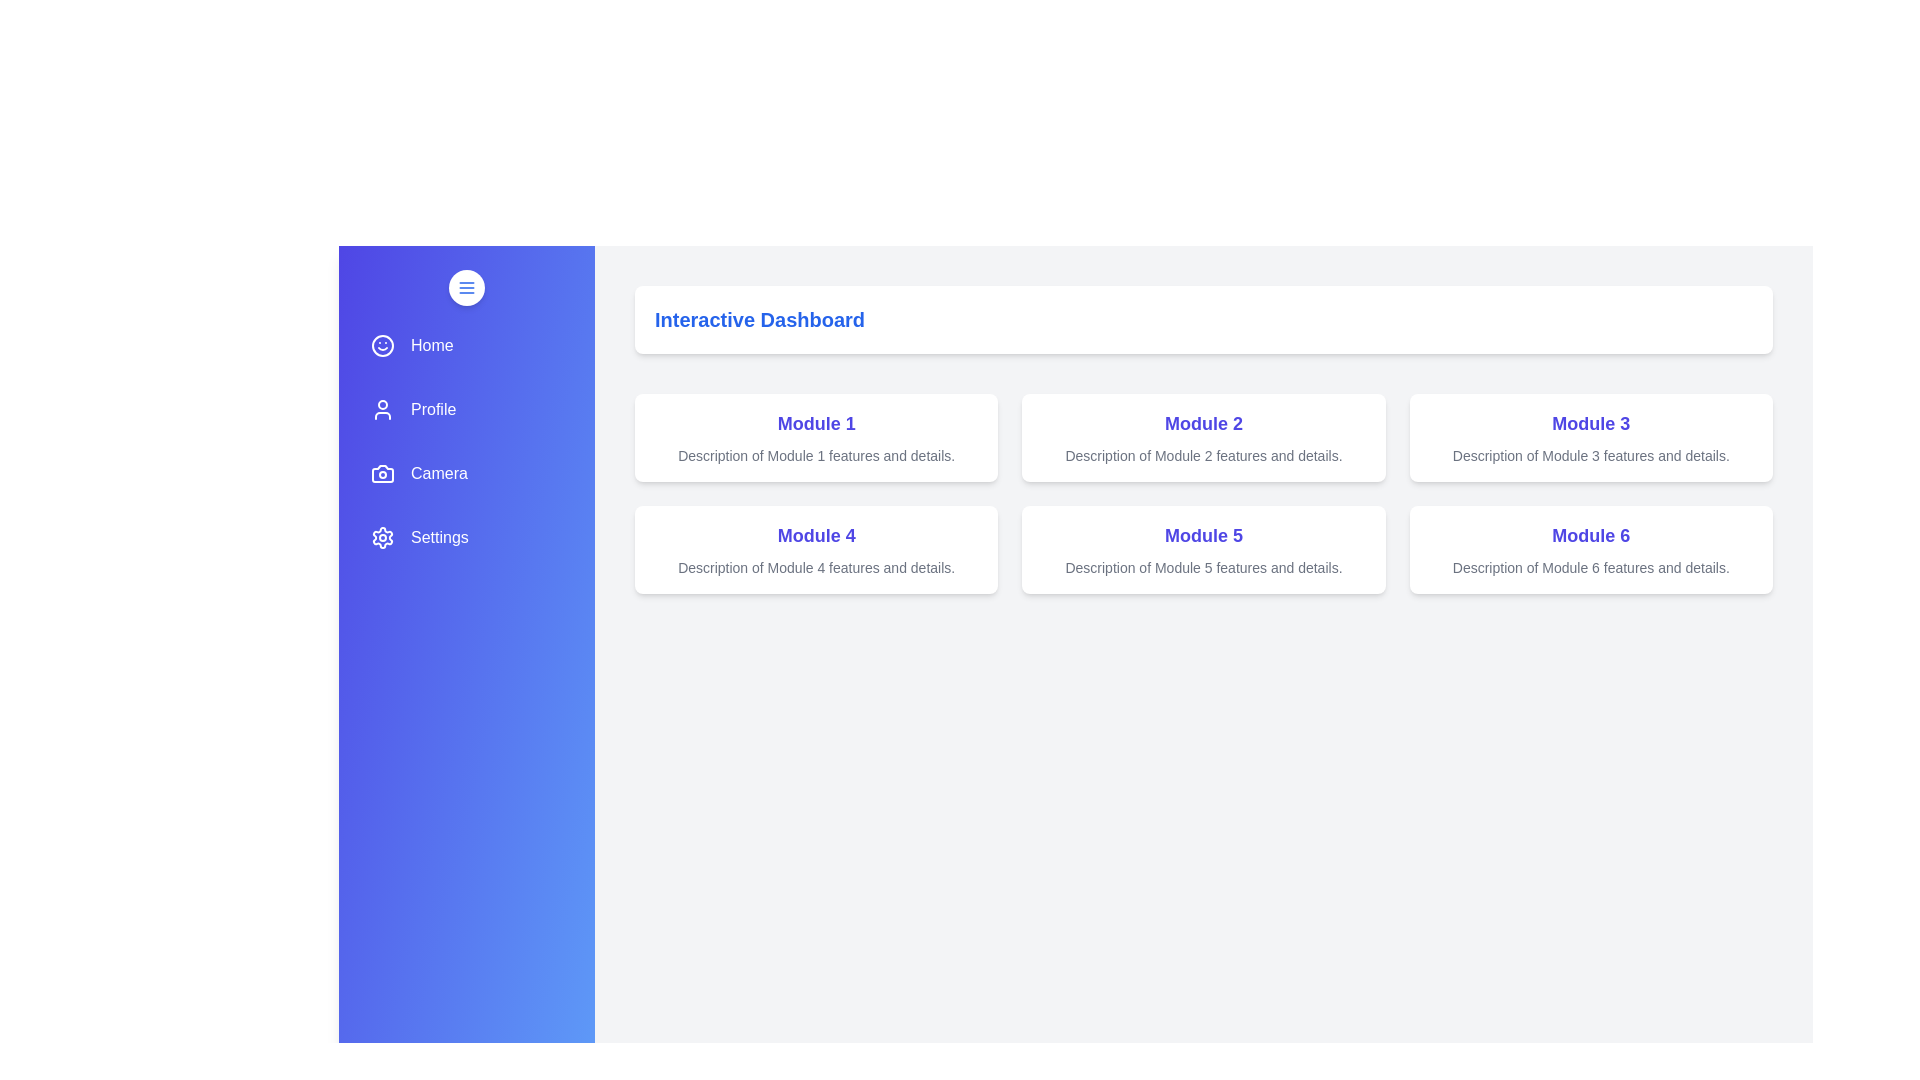  Describe the element at coordinates (1590, 535) in the screenshot. I see `header label displaying 'Module 6' which is styled in a large, bold indigo font, located at the top of the last card in the grid layout of the dashboard` at that location.